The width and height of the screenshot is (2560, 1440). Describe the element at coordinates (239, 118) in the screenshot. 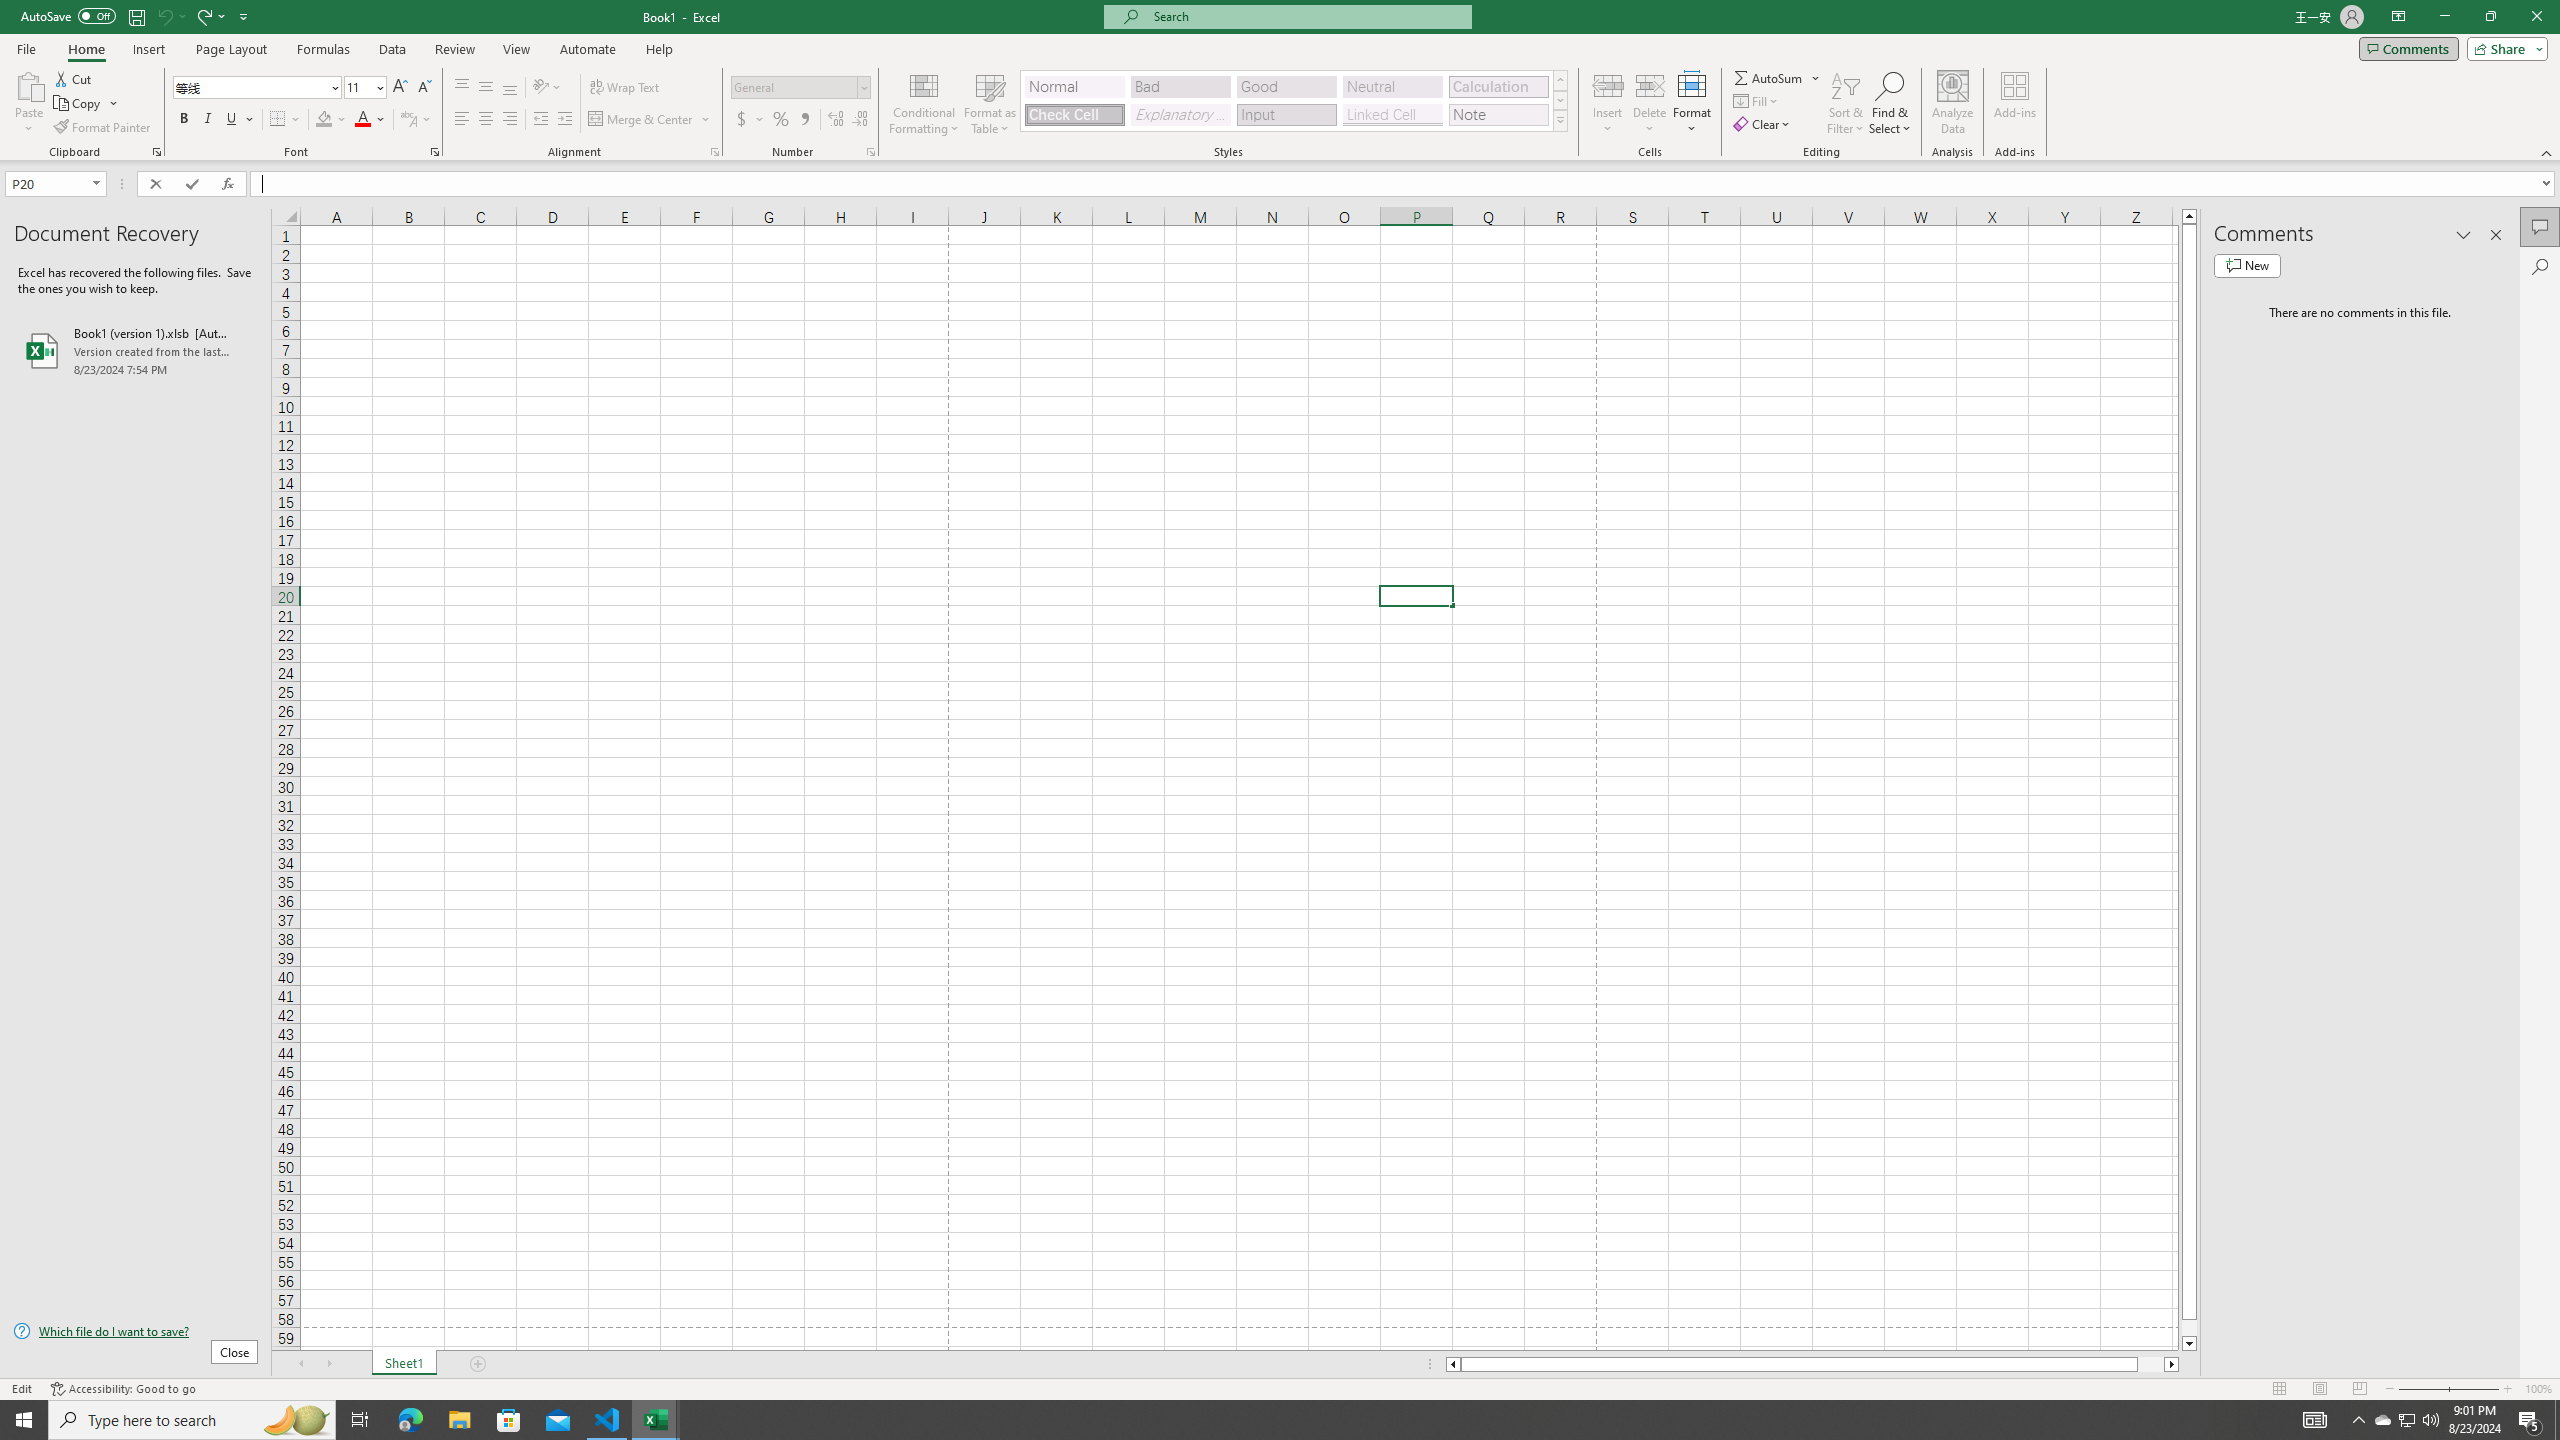

I see `'Underline'` at that location.